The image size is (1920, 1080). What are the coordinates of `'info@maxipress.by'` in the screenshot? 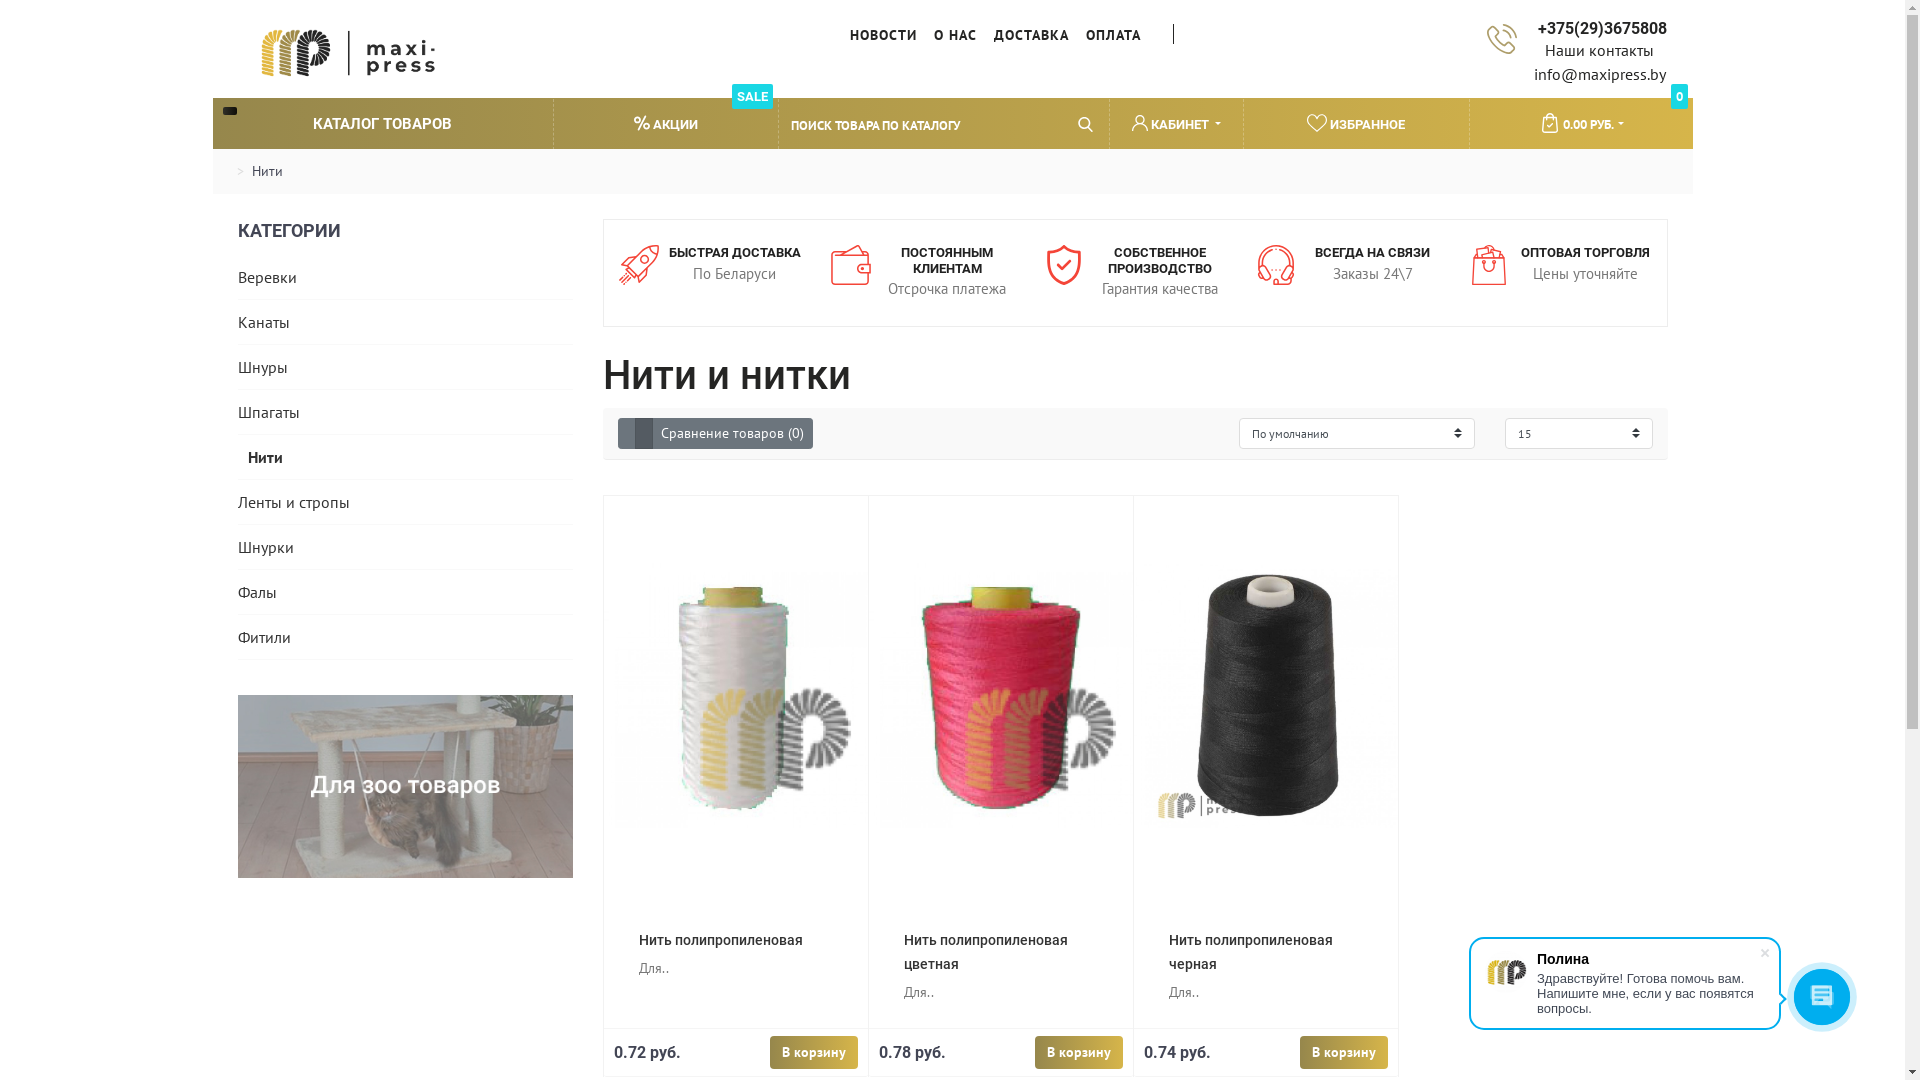 It's located at (1598, 72).